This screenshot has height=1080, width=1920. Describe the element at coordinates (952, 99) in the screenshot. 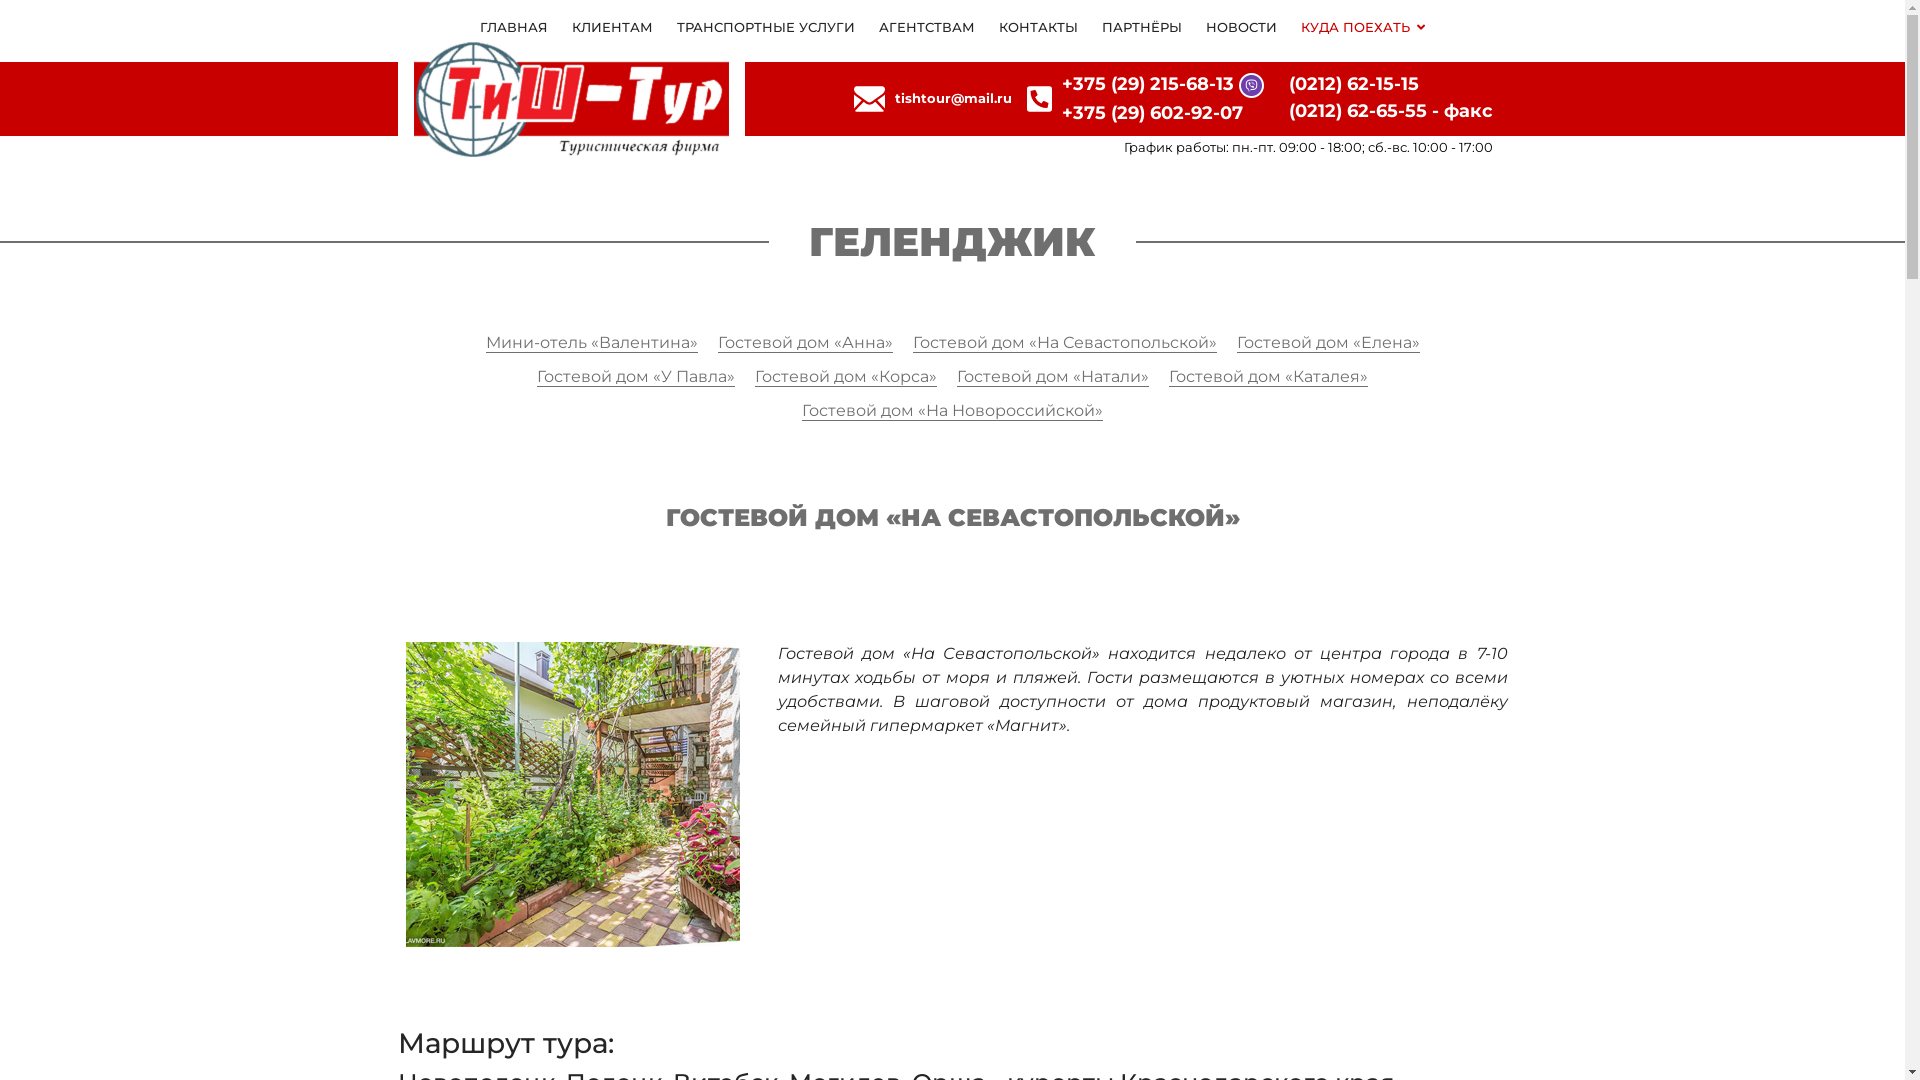

I see `'tishtour@mail.ru'` at that location.